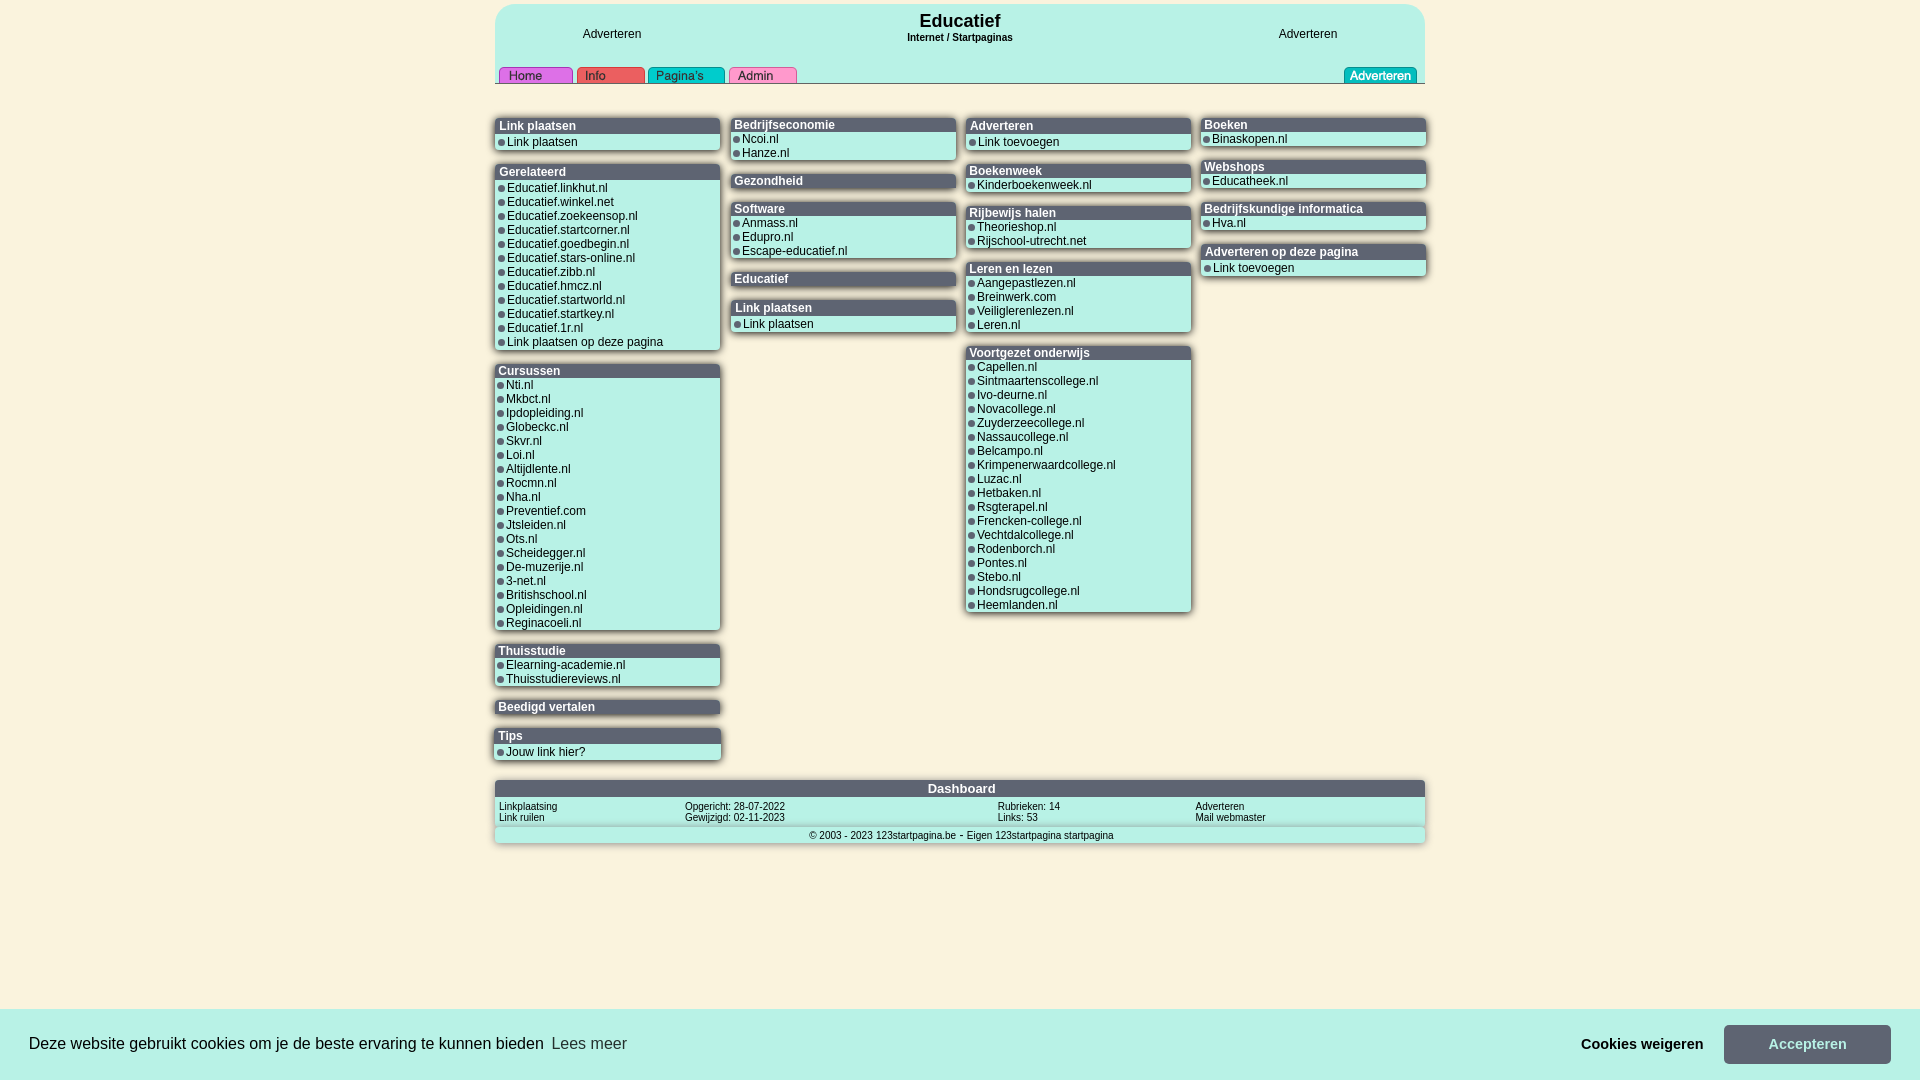 Image resolution: width=1920 pixels, height=1080 pixels. Describe the element at coordinates (950, 37) in the screenshot. I see `'Startpaginas'` at that location.